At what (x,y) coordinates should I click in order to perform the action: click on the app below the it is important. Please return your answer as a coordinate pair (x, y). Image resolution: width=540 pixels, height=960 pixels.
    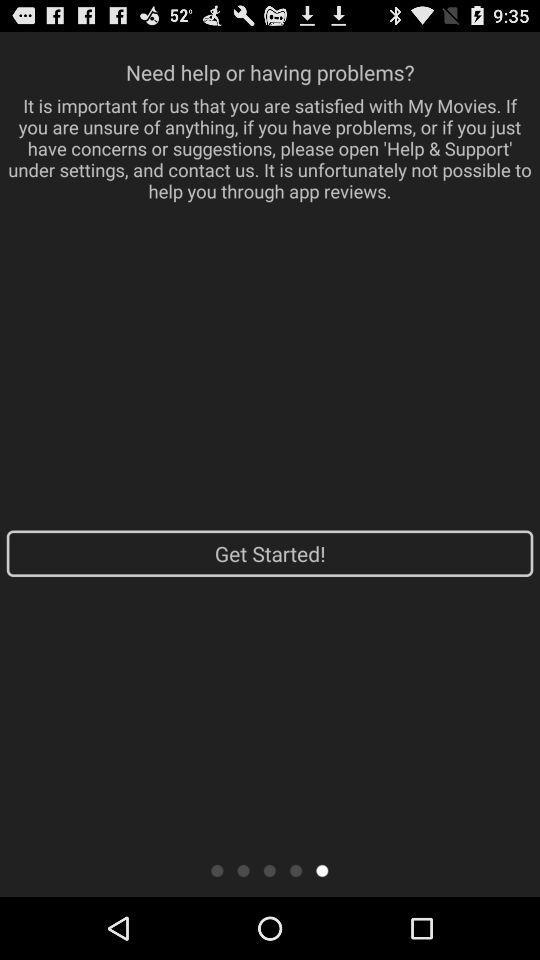
    Looking at the image, I should click on (270, 553).